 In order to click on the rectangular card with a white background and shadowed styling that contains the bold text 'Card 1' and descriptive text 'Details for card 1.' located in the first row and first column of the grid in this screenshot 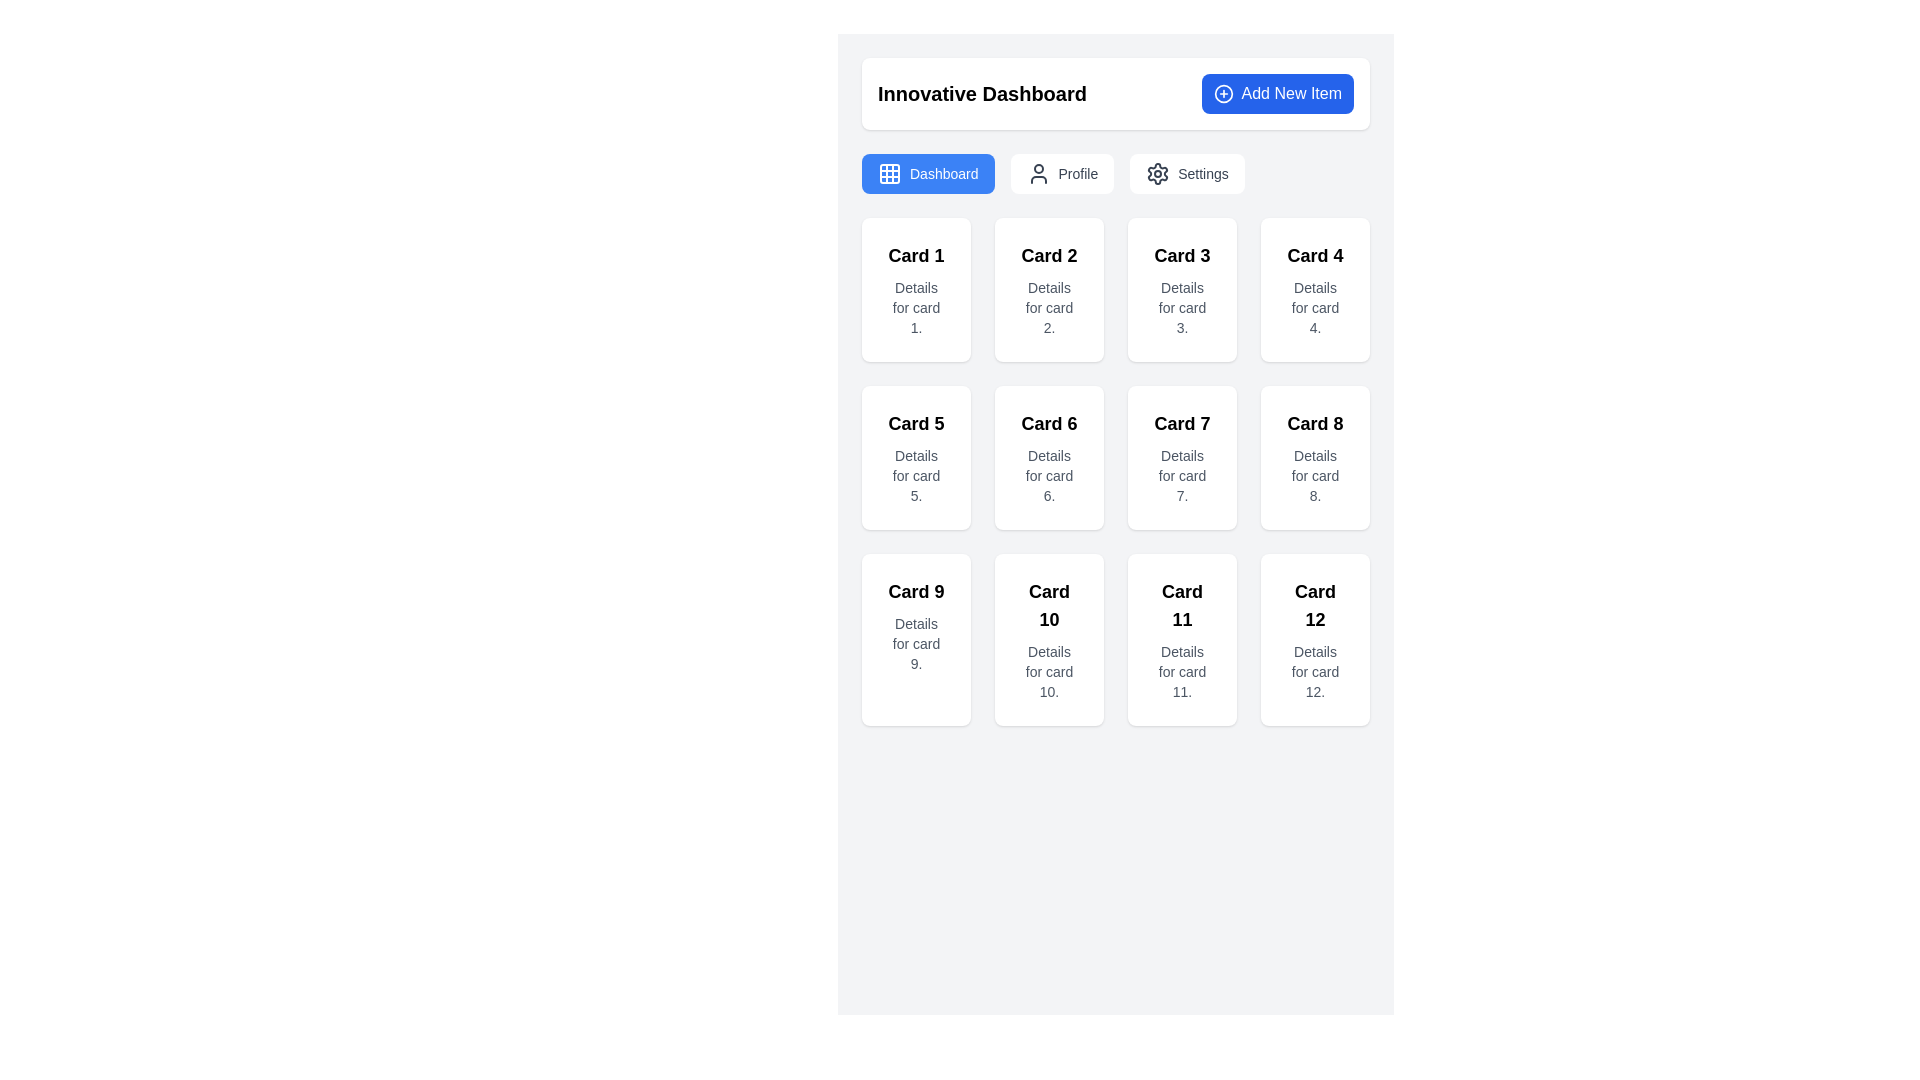, I will do `click(915, 289)`.